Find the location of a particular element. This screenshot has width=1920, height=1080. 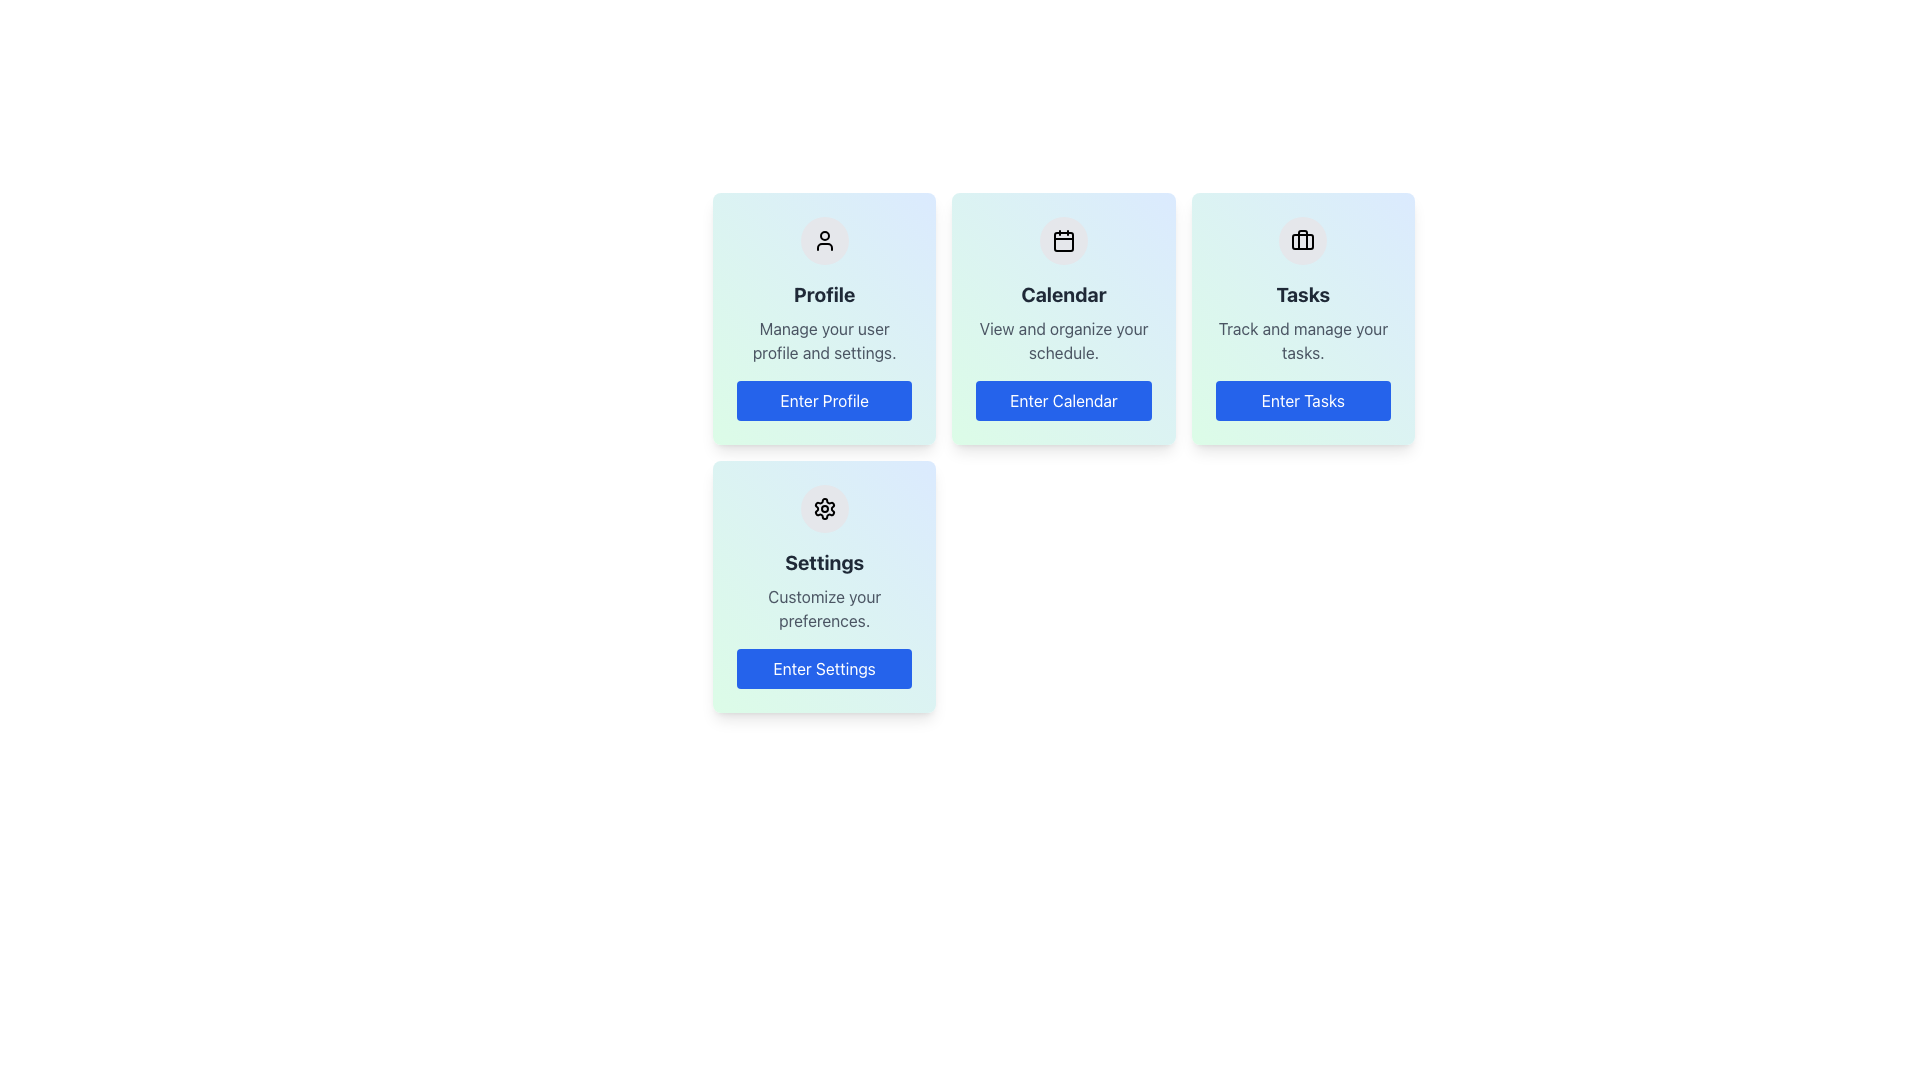

the Calendar icon element for accessibility navigation is located at coordinates (1063, 239).